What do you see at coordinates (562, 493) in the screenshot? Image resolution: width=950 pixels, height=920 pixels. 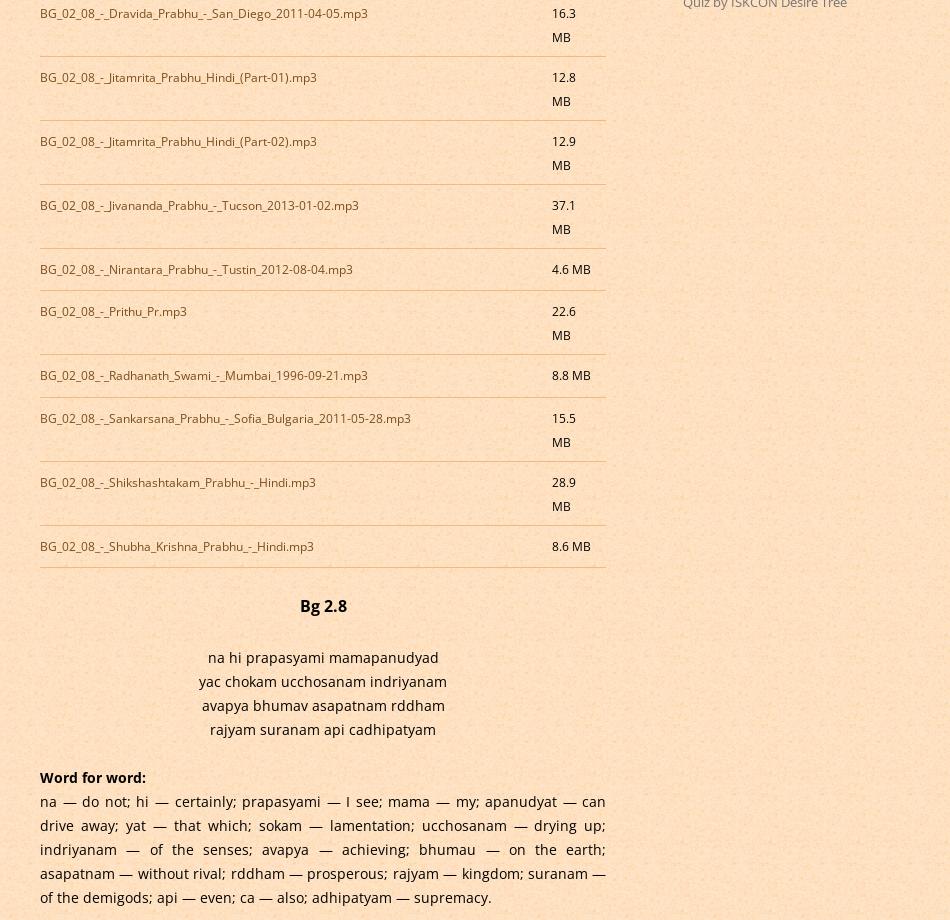 I see `'28.9 MB'` at bounding box center [562, 493].